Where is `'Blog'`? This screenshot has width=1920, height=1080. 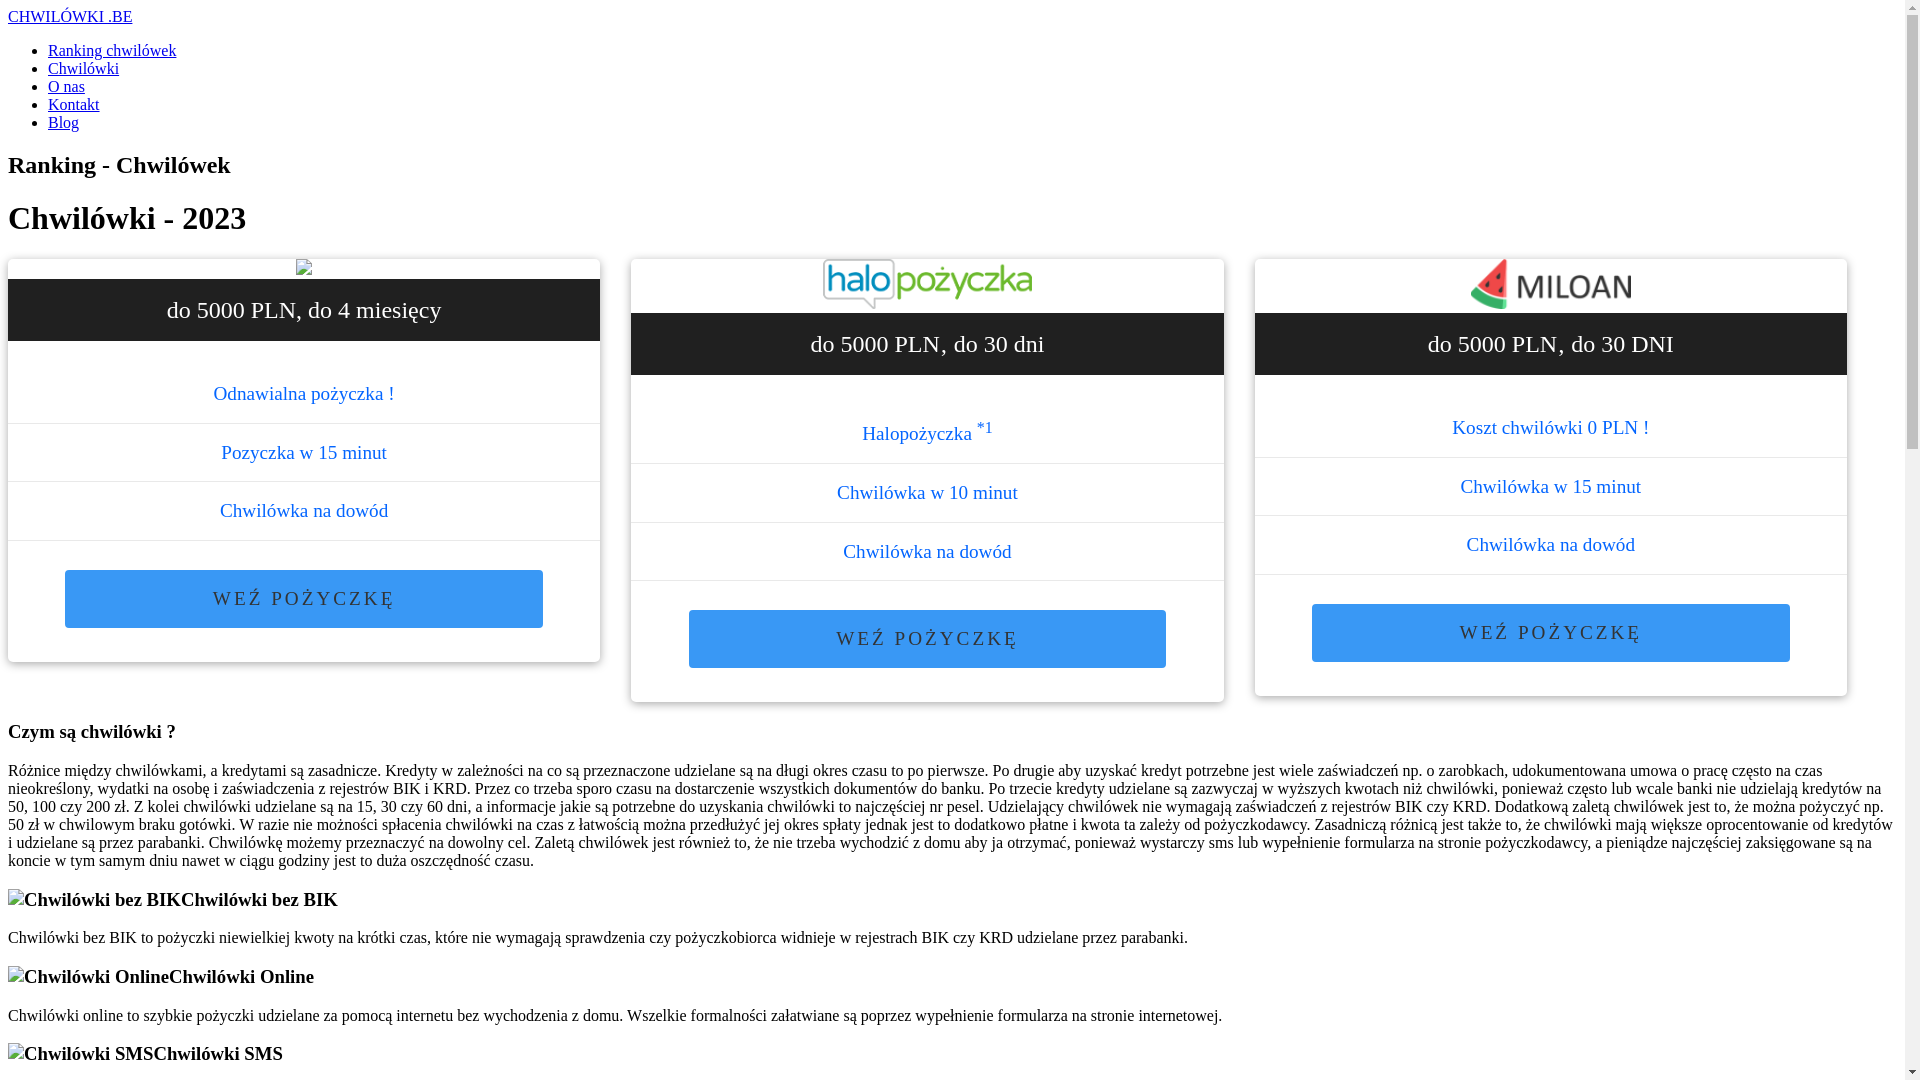
'Blog' is located at coordinates (63, 122).